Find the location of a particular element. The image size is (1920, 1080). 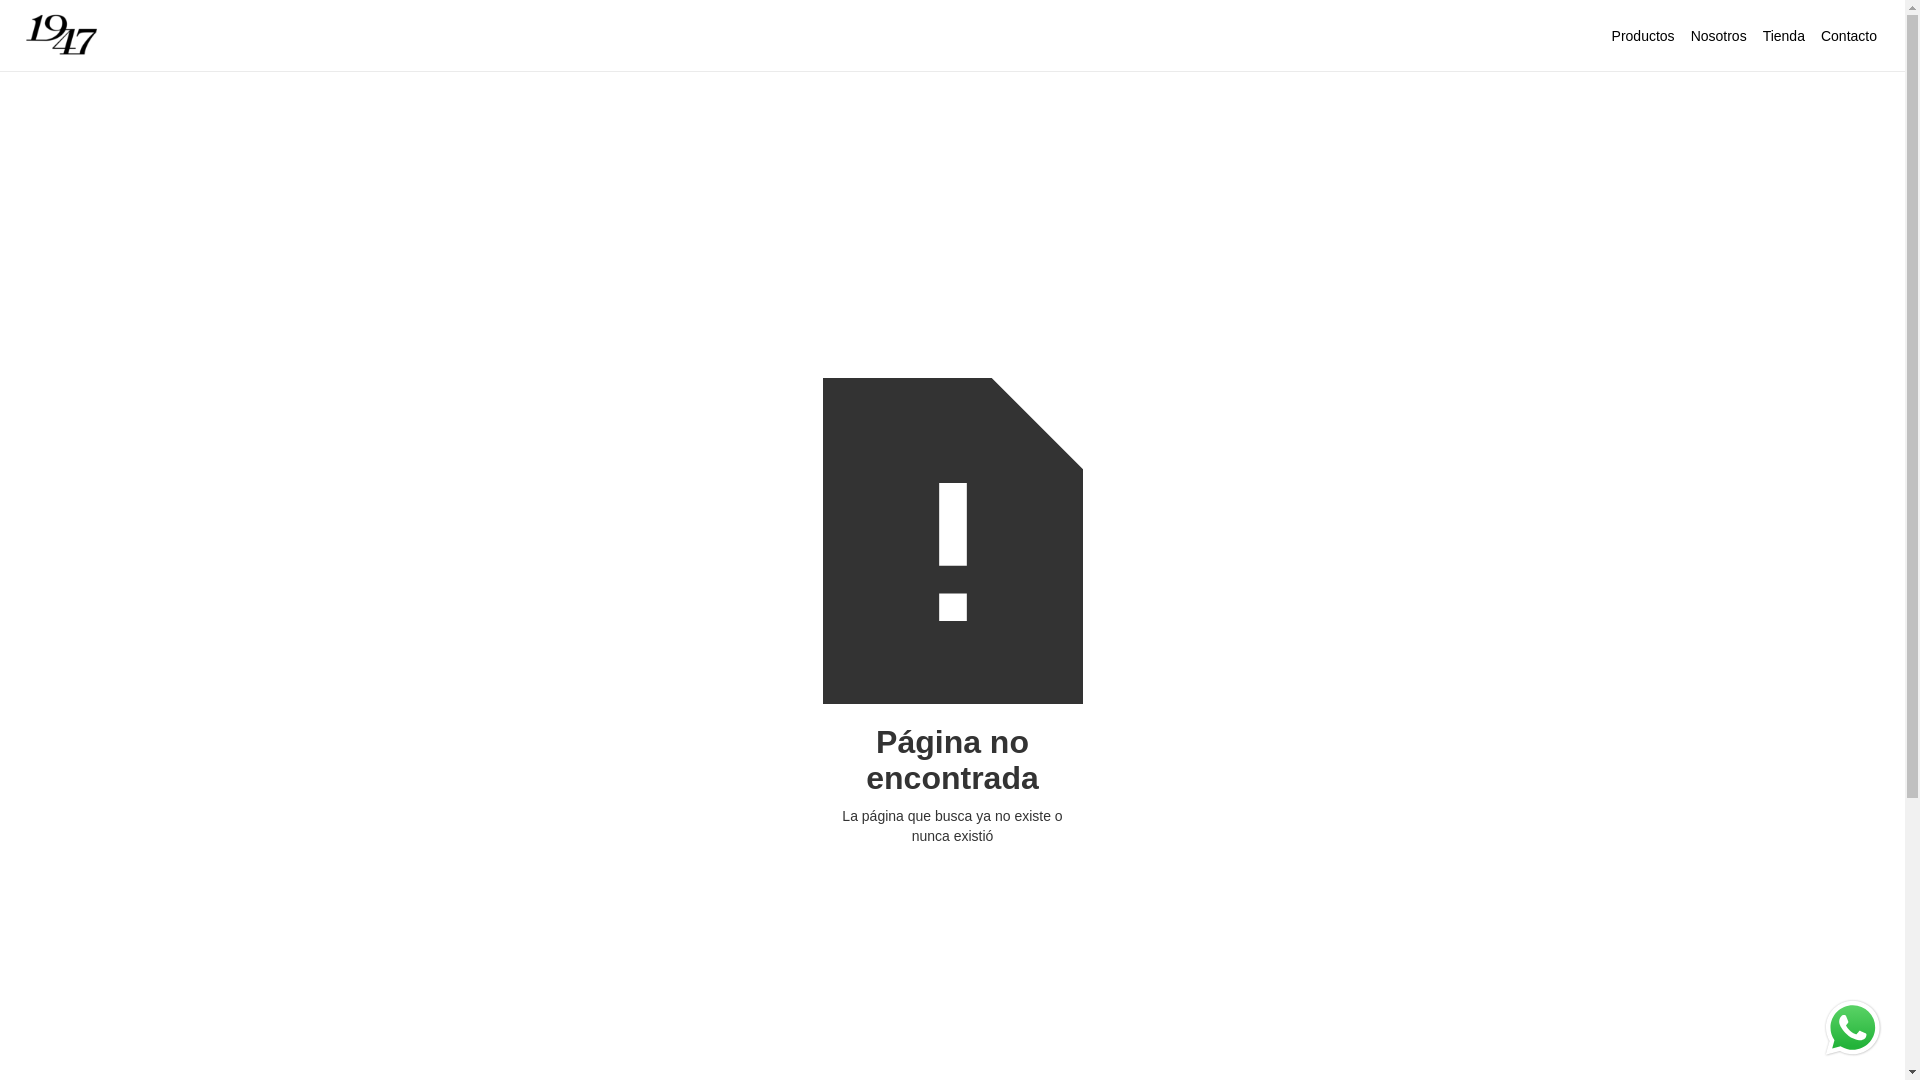

'Contacto' is located at coordinates (1847, 35).